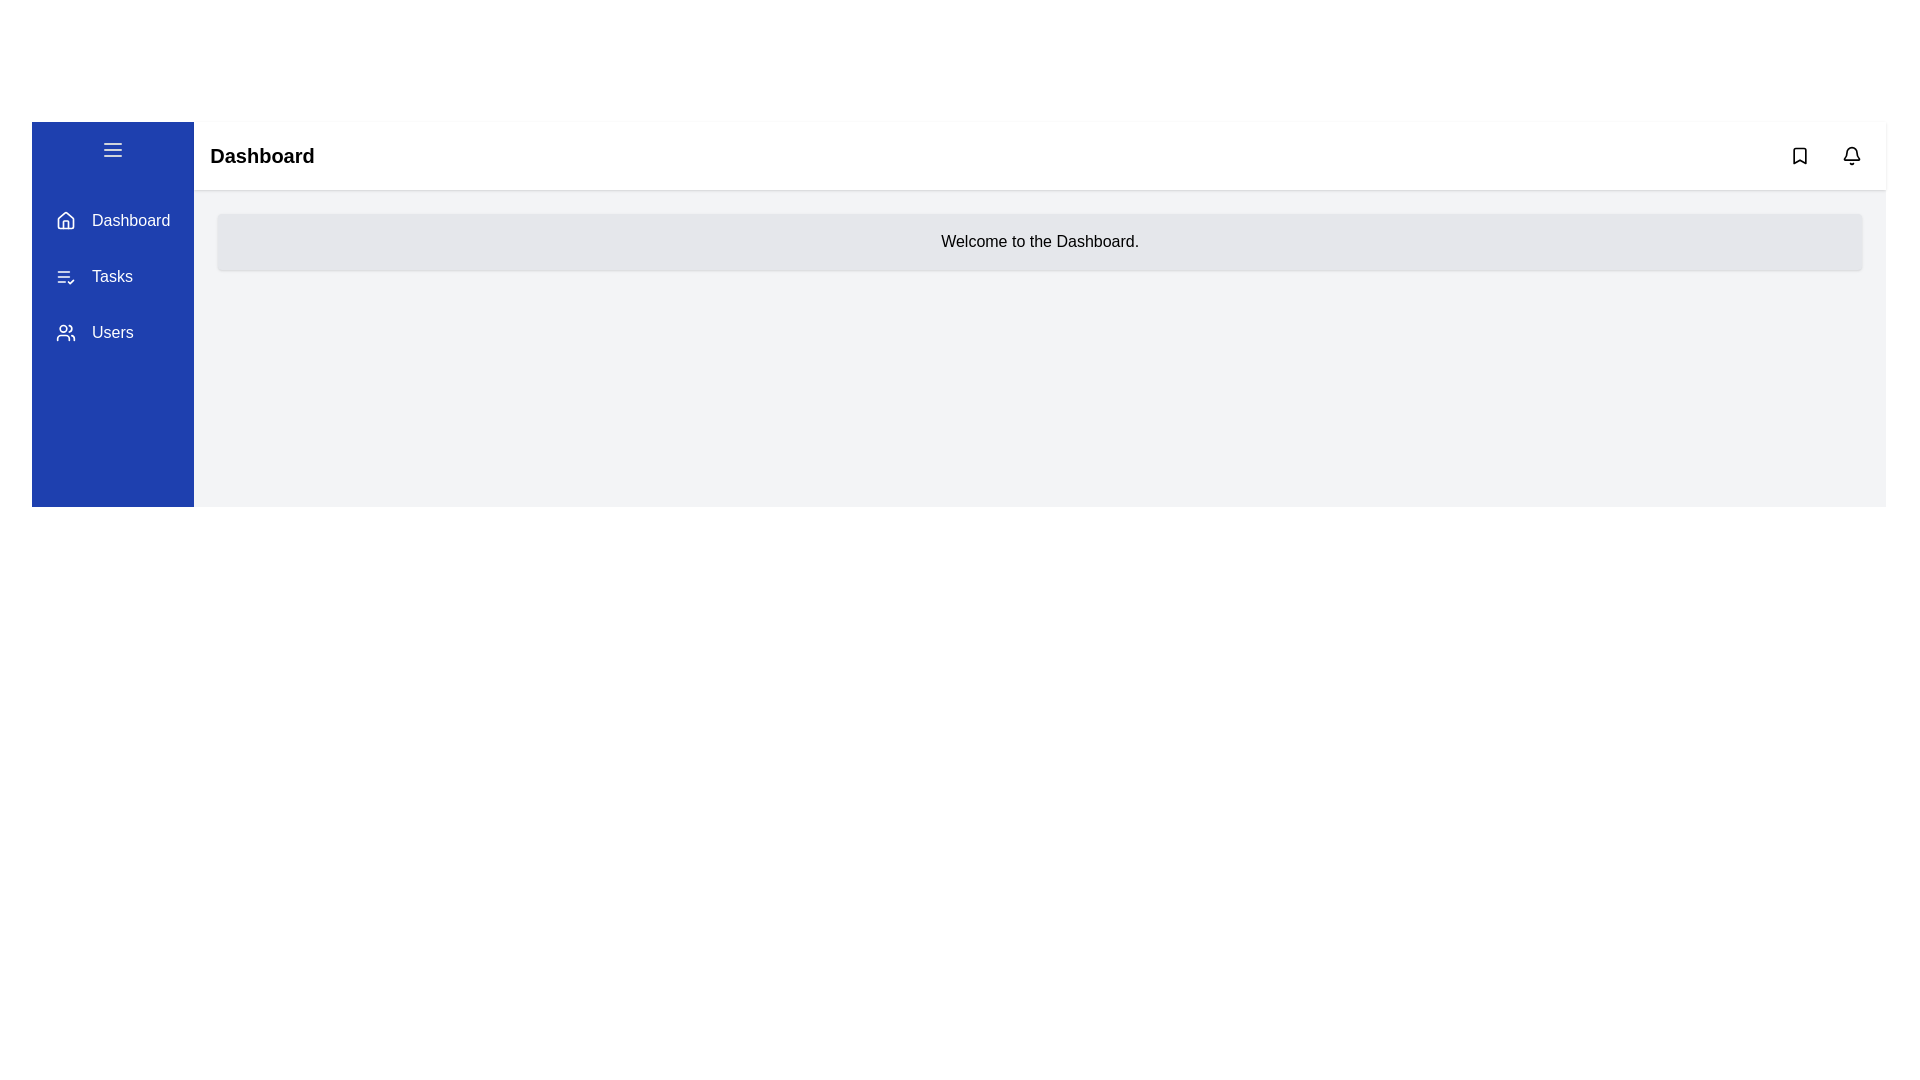  What do you see at coordinates (111, 331) in the screenshot?
I see `the 'Users' navigation link located within the sidebar menu, positioned third from the top, below 'Dashboard' and 'Tasks'` at bounding box center [111, 331].